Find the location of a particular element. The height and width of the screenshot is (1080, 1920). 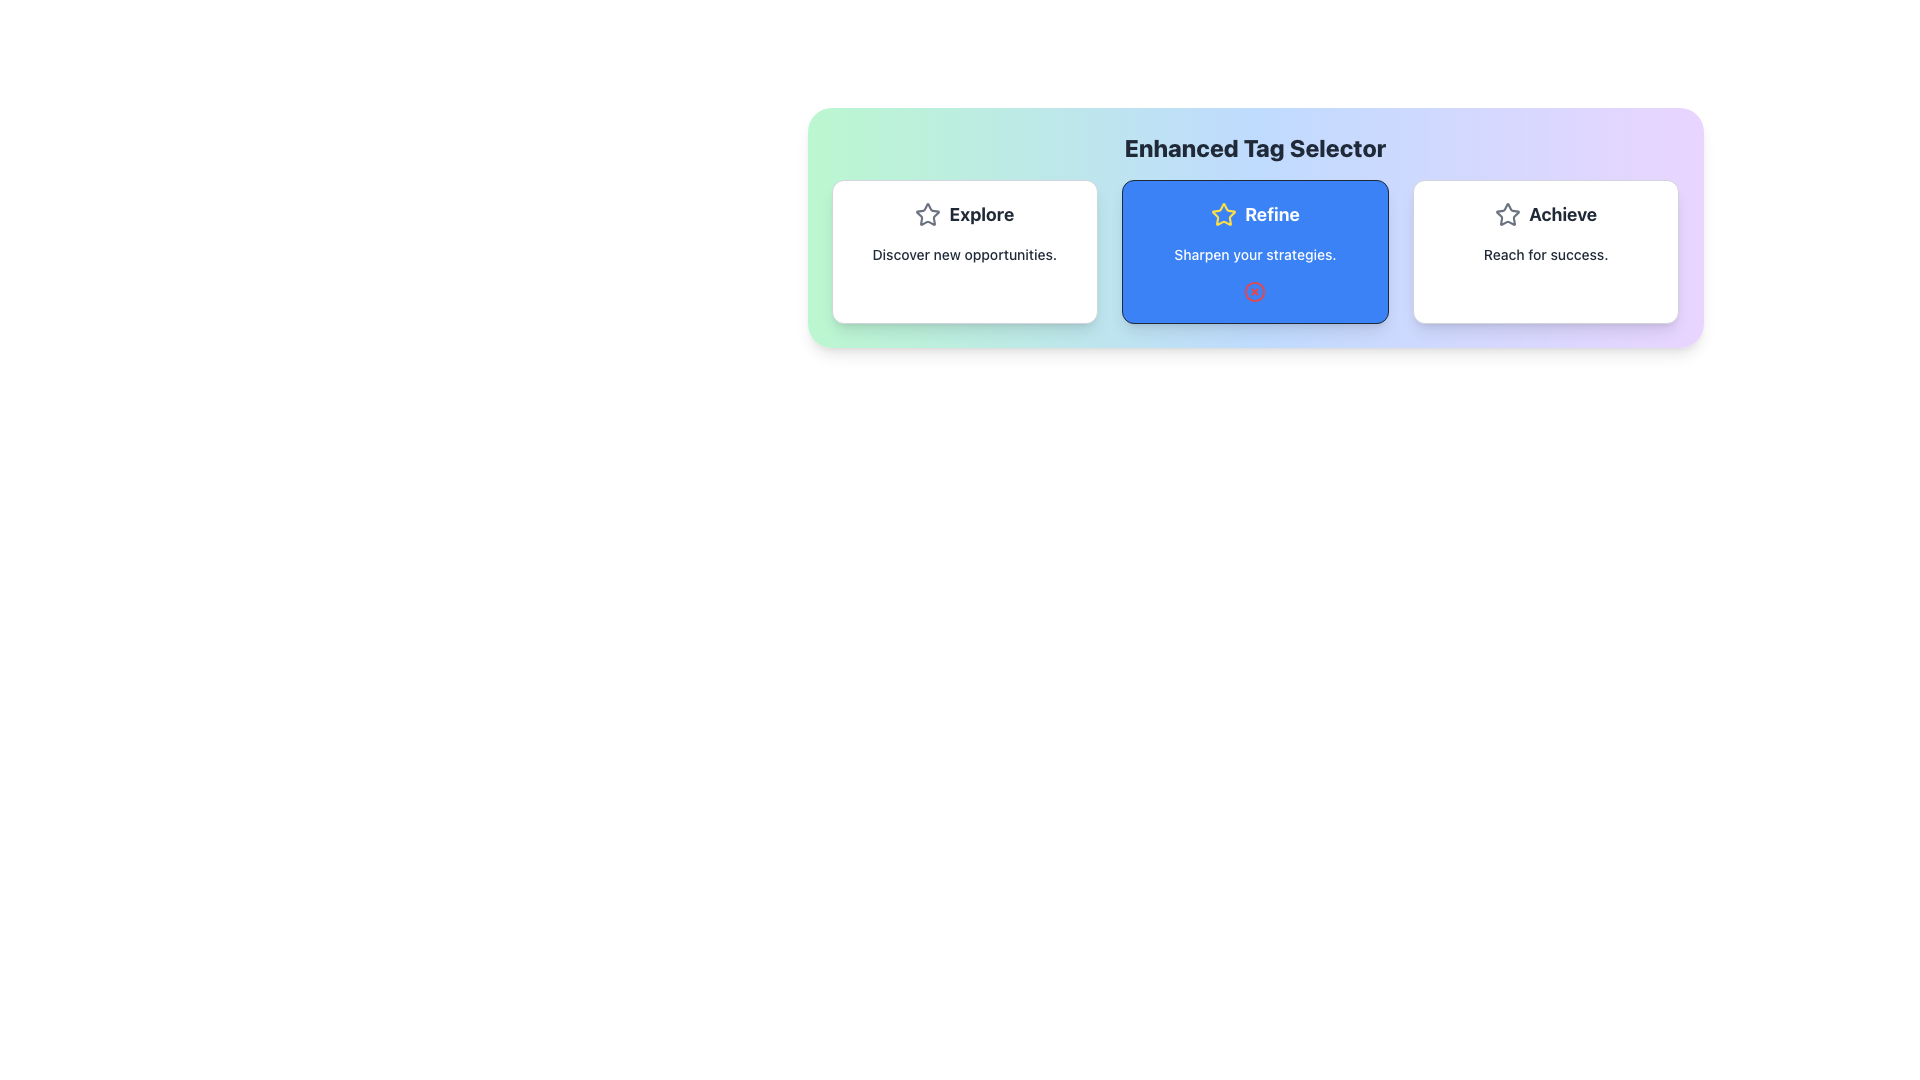

the 'Refine' text label, which is styled in bold, large white font against a blue background, located centrally in the 'Refine' section of the interface is located at coordinates (1254, 215).